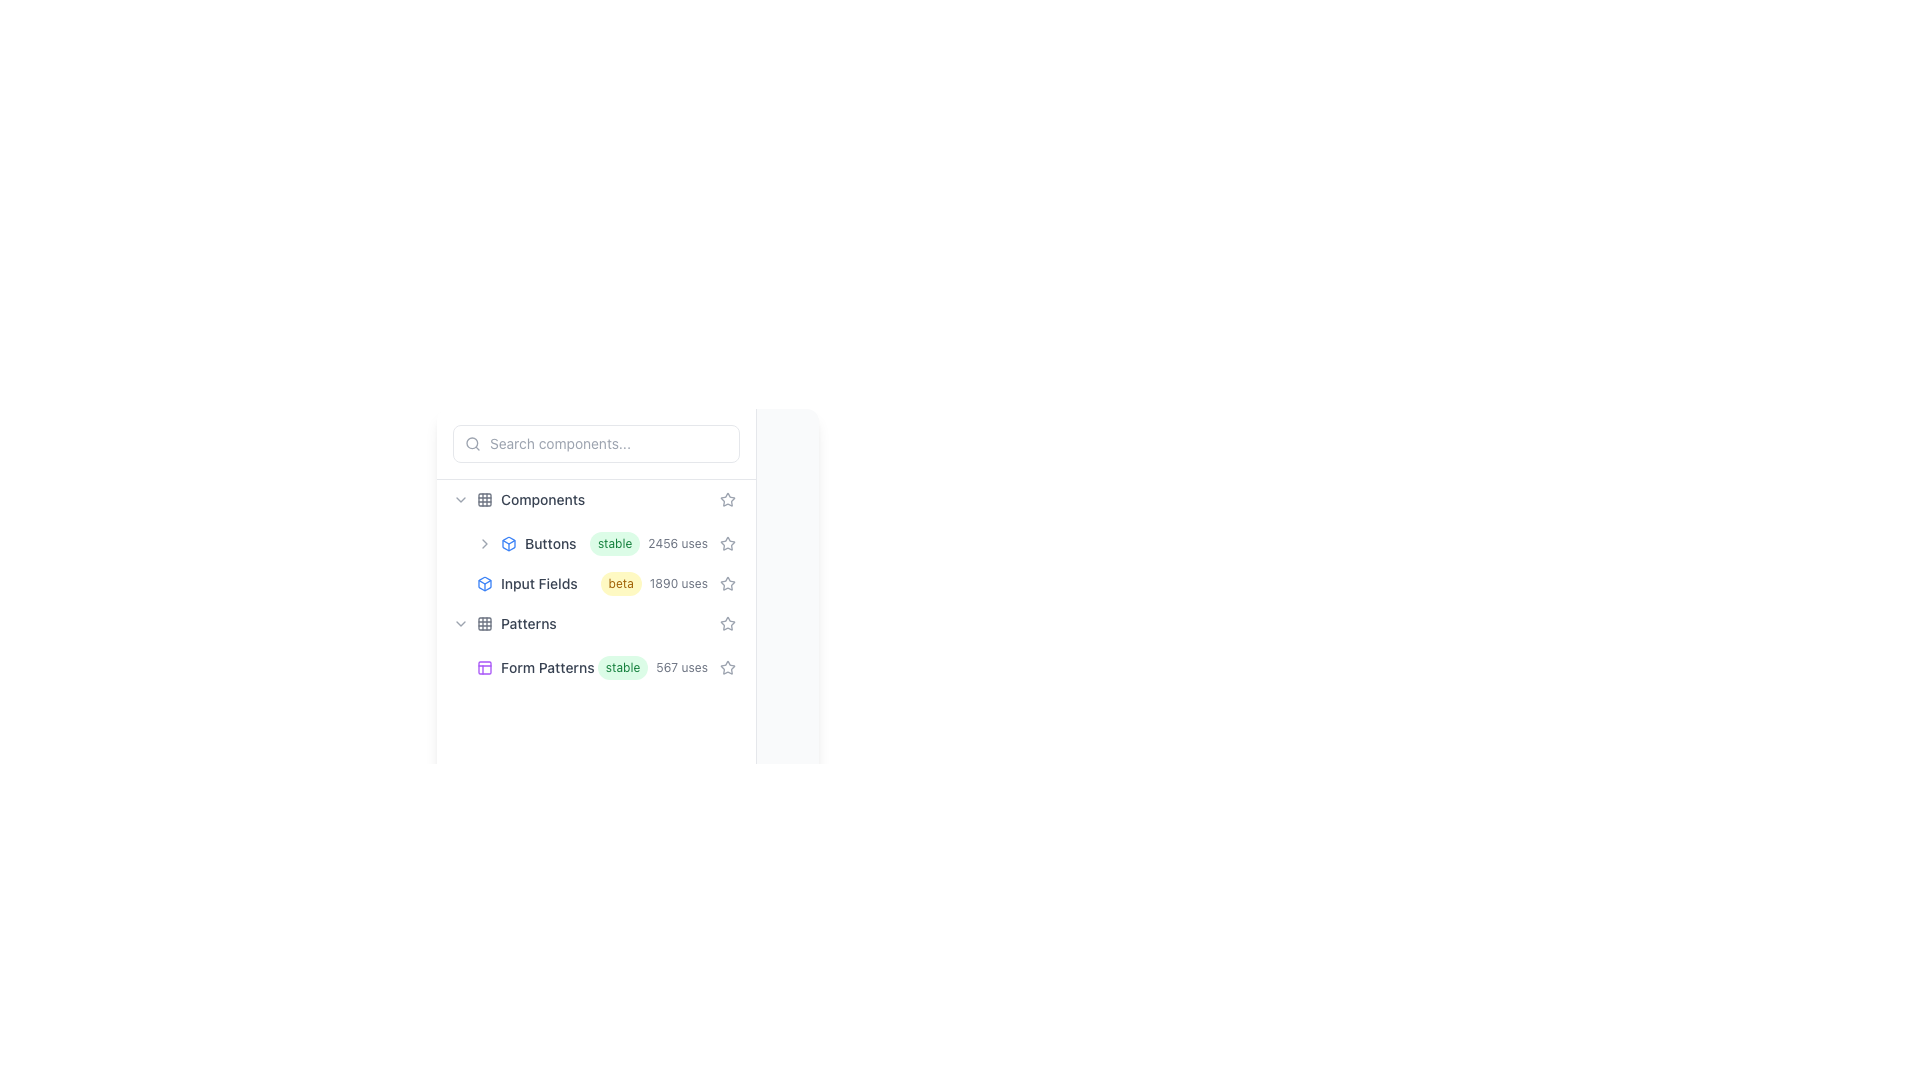 The image size is (1920, 1080). Describe the element at coordinates (484, 667) in the screenshot. I see `the icon representing the 'Form Patterns' section to interact with or expand it` at that location.